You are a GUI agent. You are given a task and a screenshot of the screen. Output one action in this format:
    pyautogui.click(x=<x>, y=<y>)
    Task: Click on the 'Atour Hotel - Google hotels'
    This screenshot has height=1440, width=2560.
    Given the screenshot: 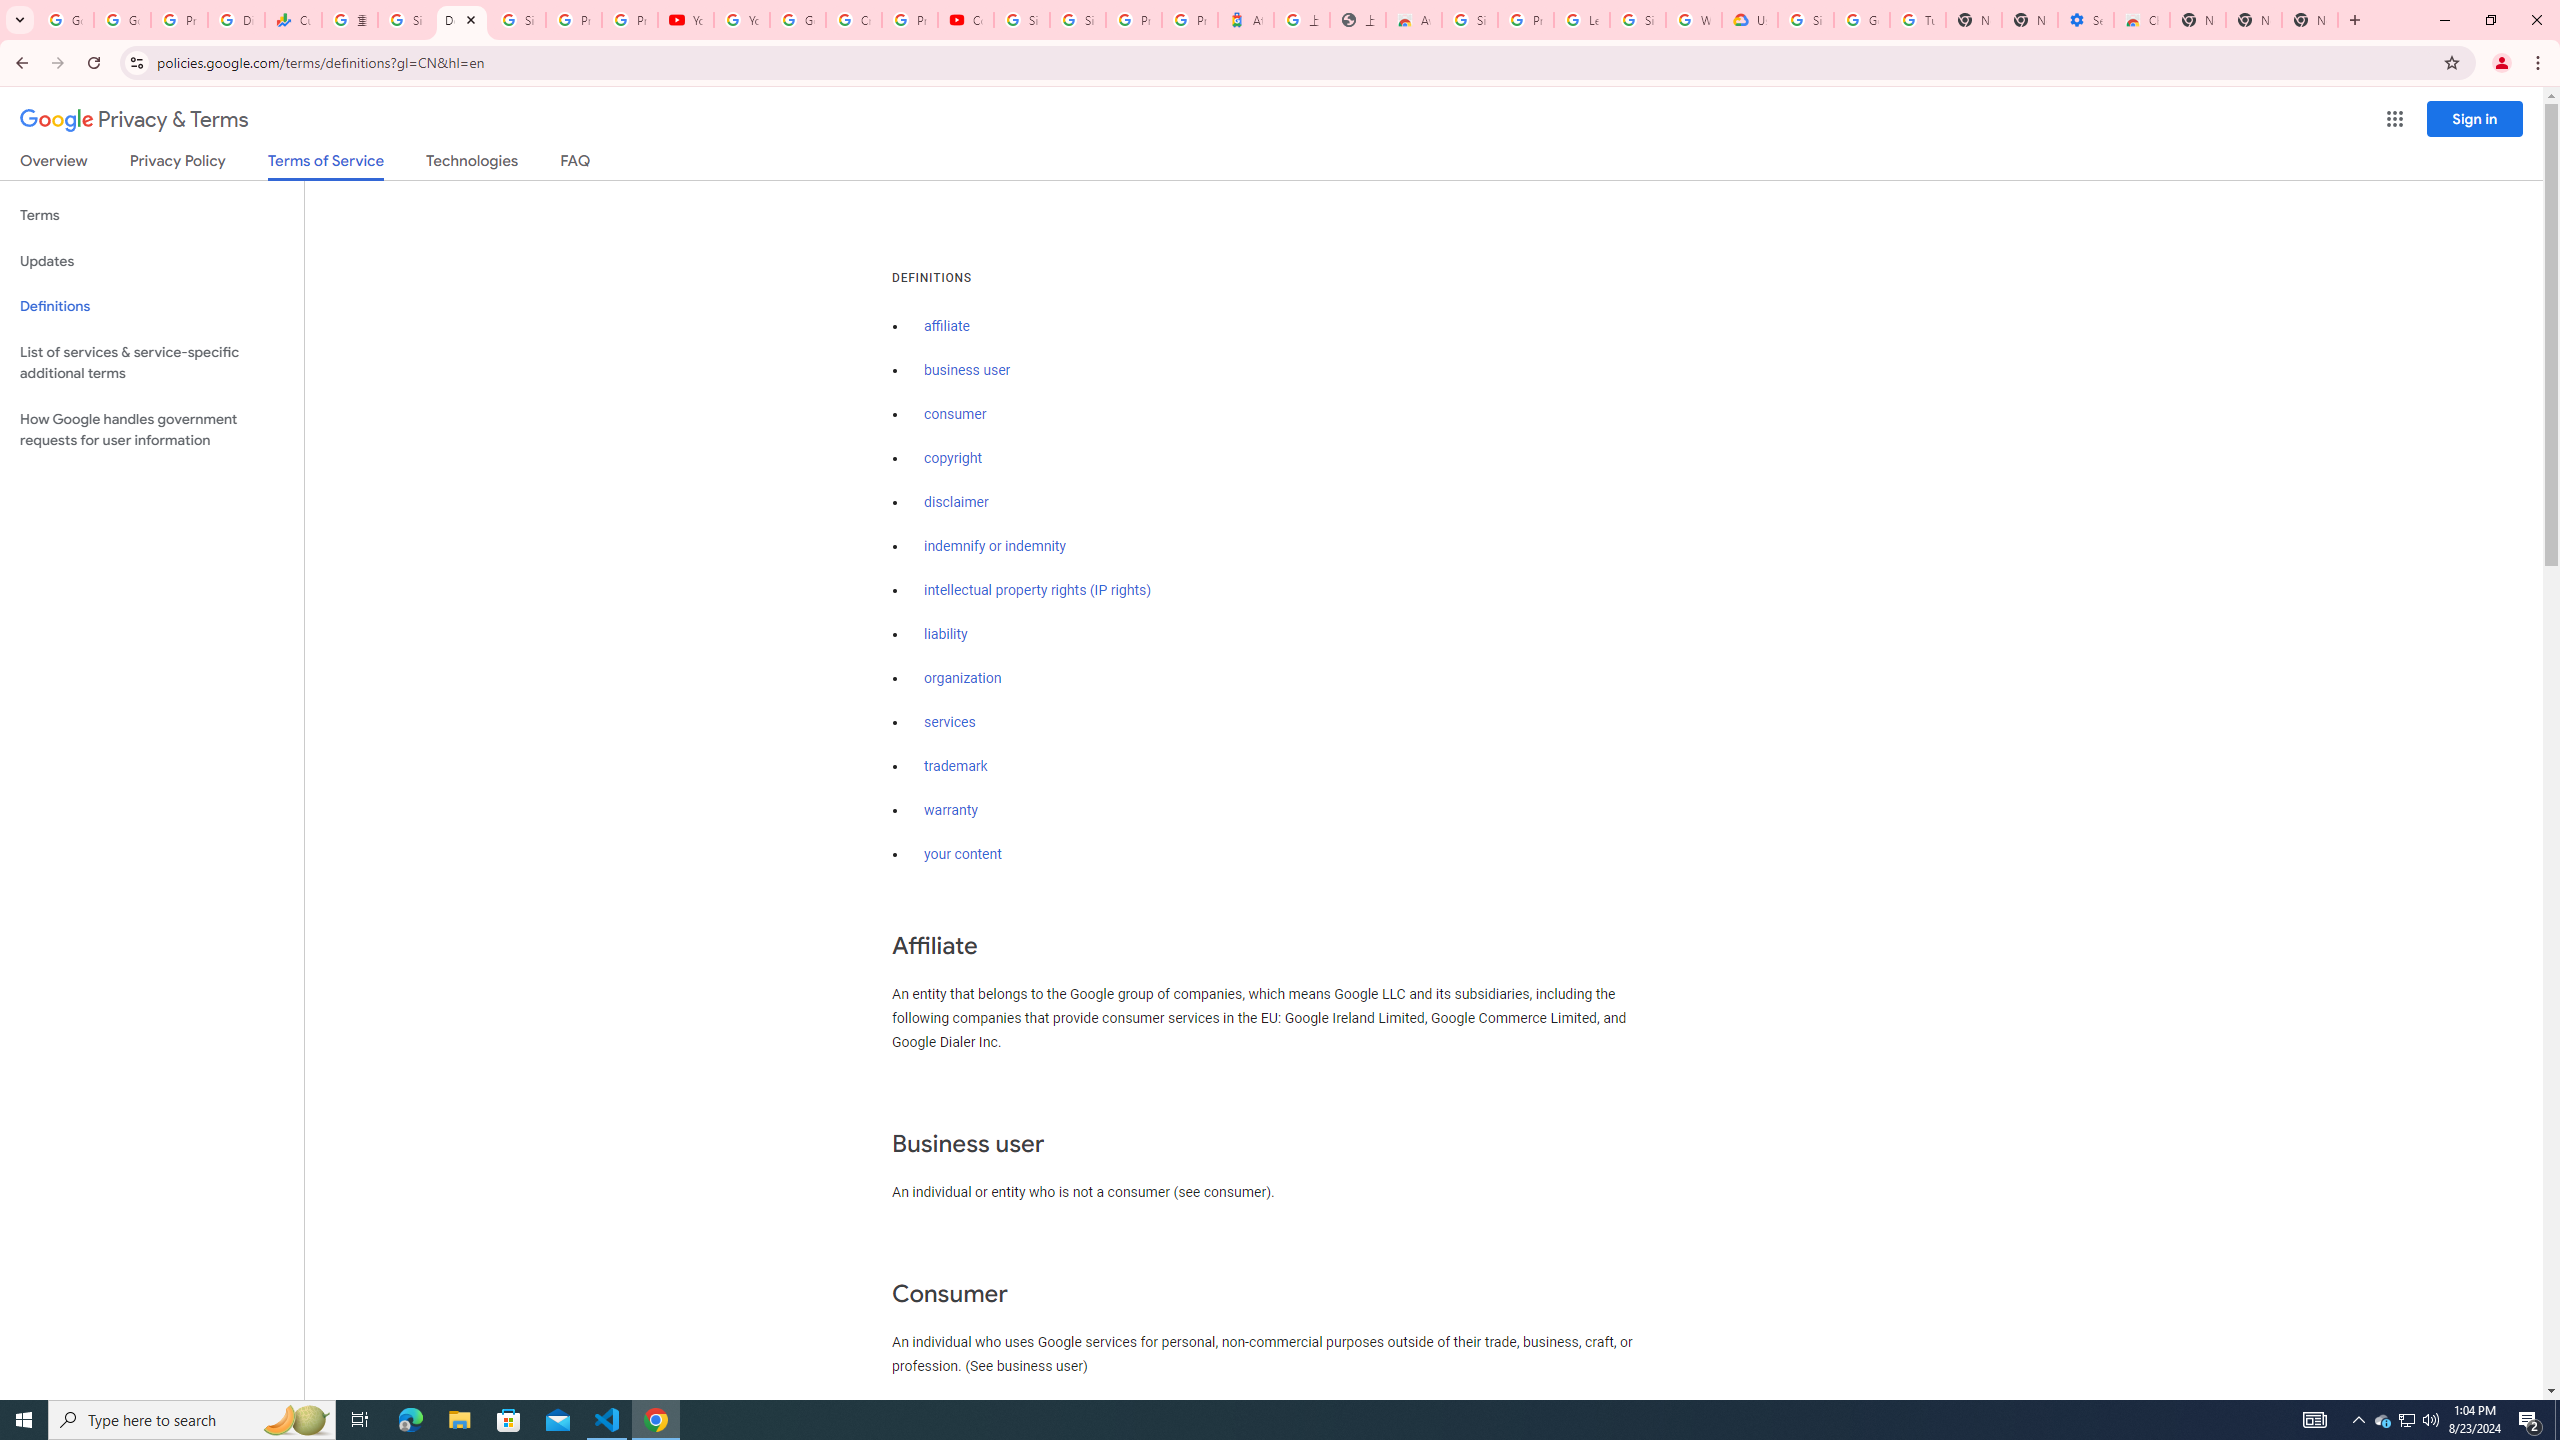 What is the action you would take?
    pyautogui.click(x=1244, y=19)
    